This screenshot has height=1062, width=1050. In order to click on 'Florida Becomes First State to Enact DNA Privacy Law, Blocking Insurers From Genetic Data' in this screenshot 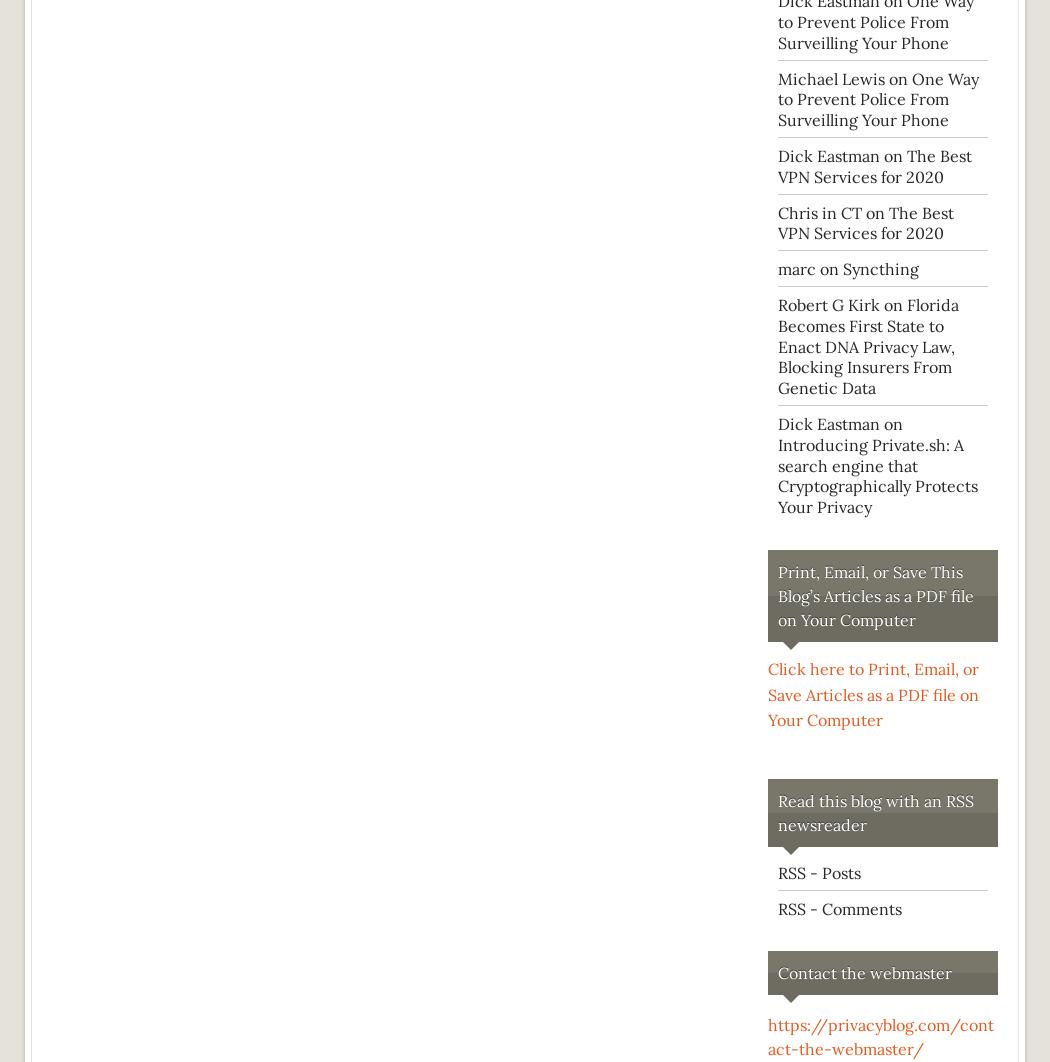, I will do `click(867, 344)`.